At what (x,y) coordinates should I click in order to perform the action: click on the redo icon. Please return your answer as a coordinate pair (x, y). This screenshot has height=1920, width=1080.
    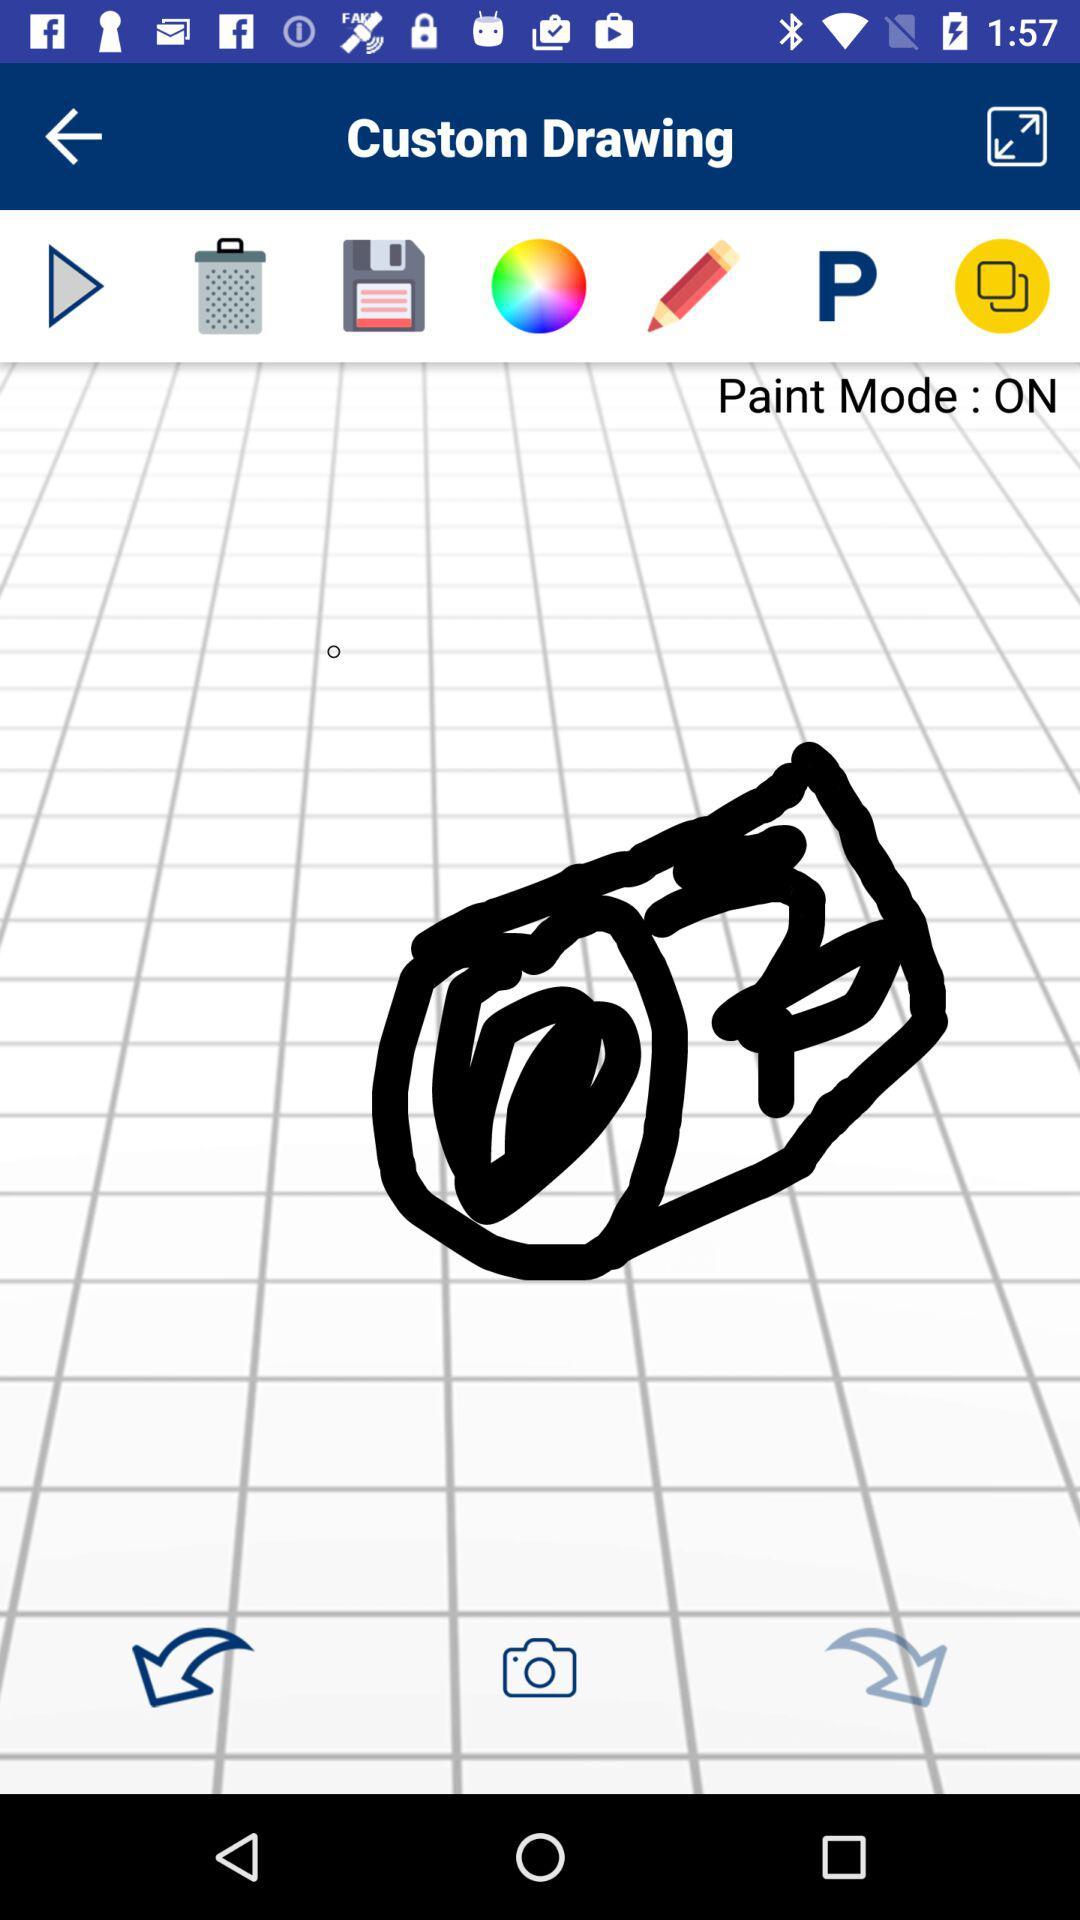
    Looking at the image, I should click on (884, 1668).